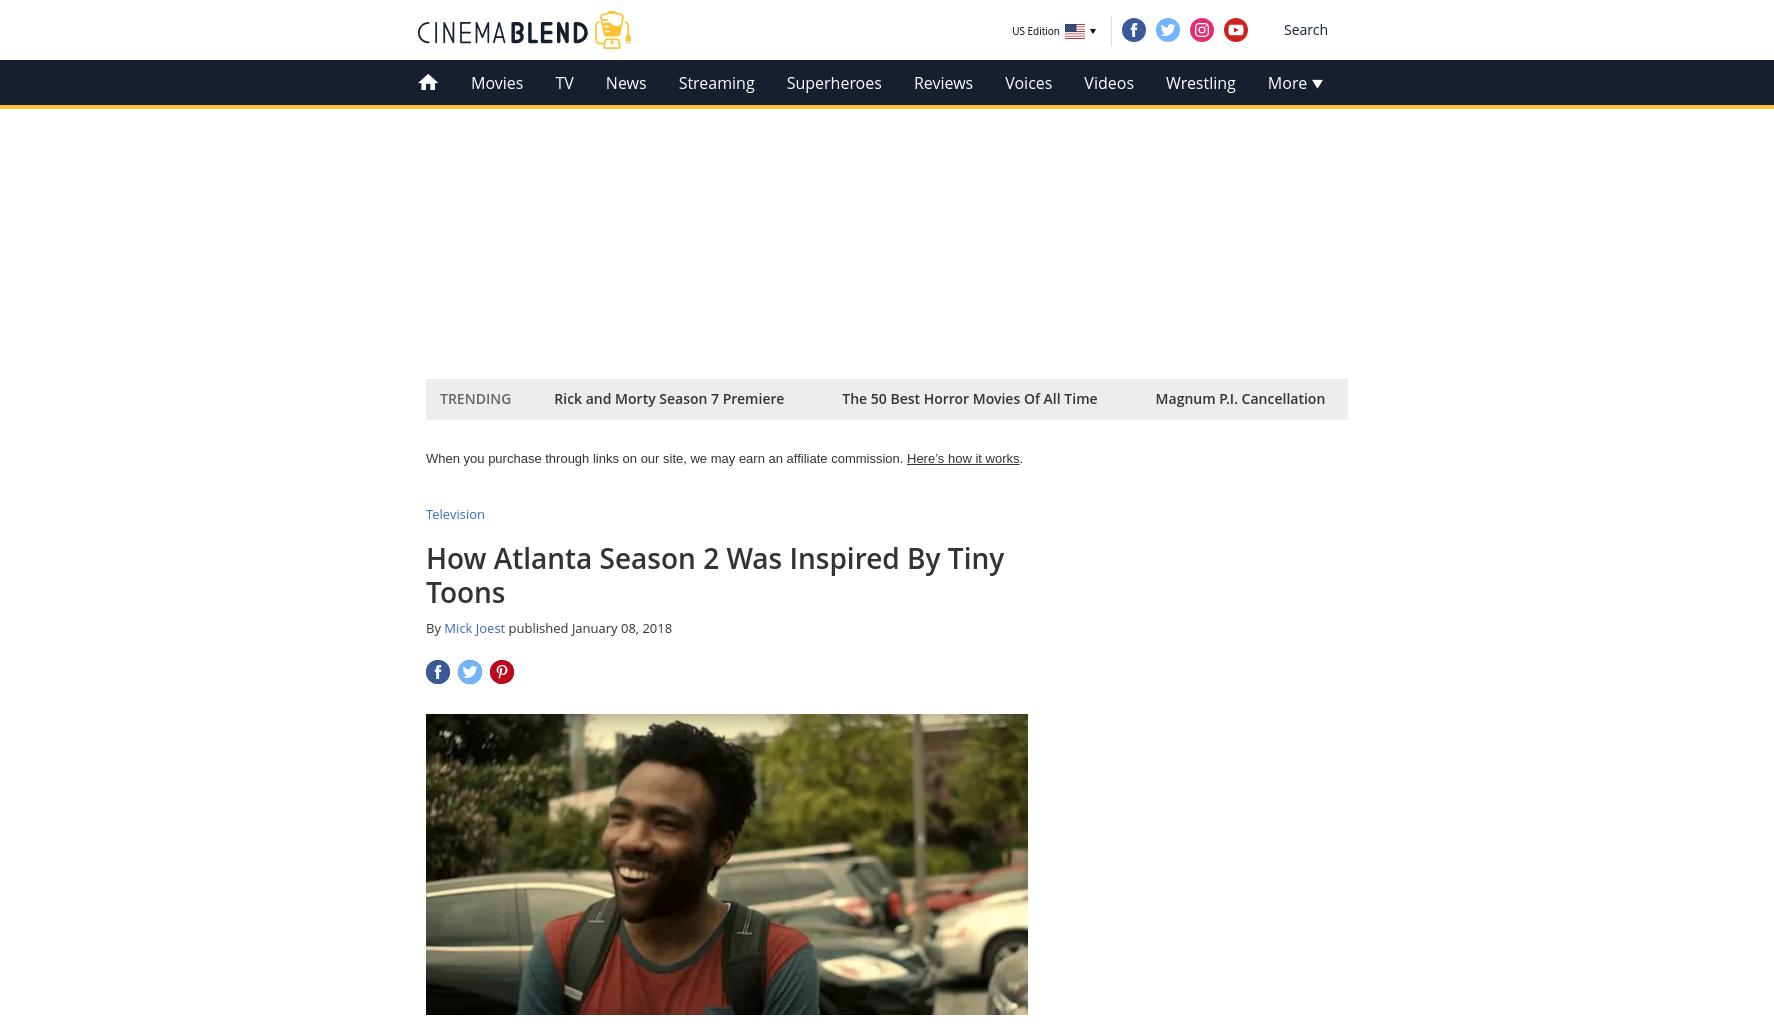 The height and width of the screenshot is (1028, 1774). I want to click on 'Wrestling', so click(1166, 81).